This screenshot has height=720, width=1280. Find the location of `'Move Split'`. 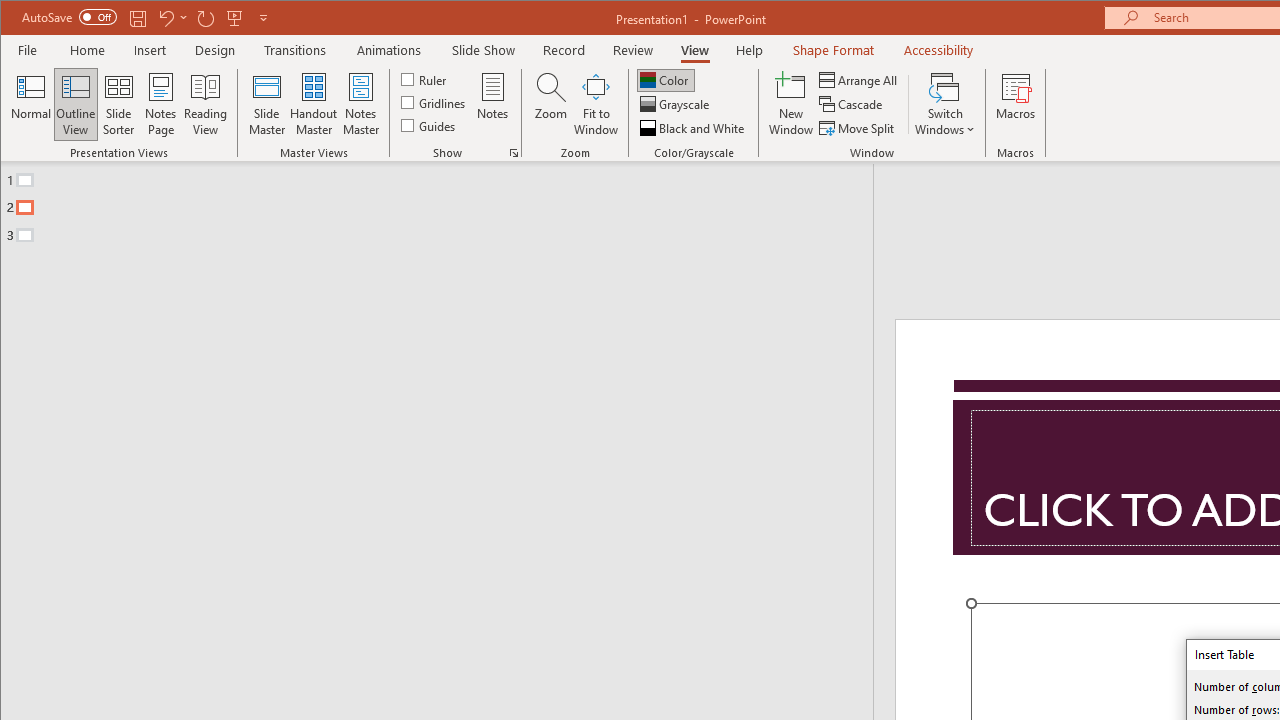

'Move Split' is located at coordinates (858, 128).